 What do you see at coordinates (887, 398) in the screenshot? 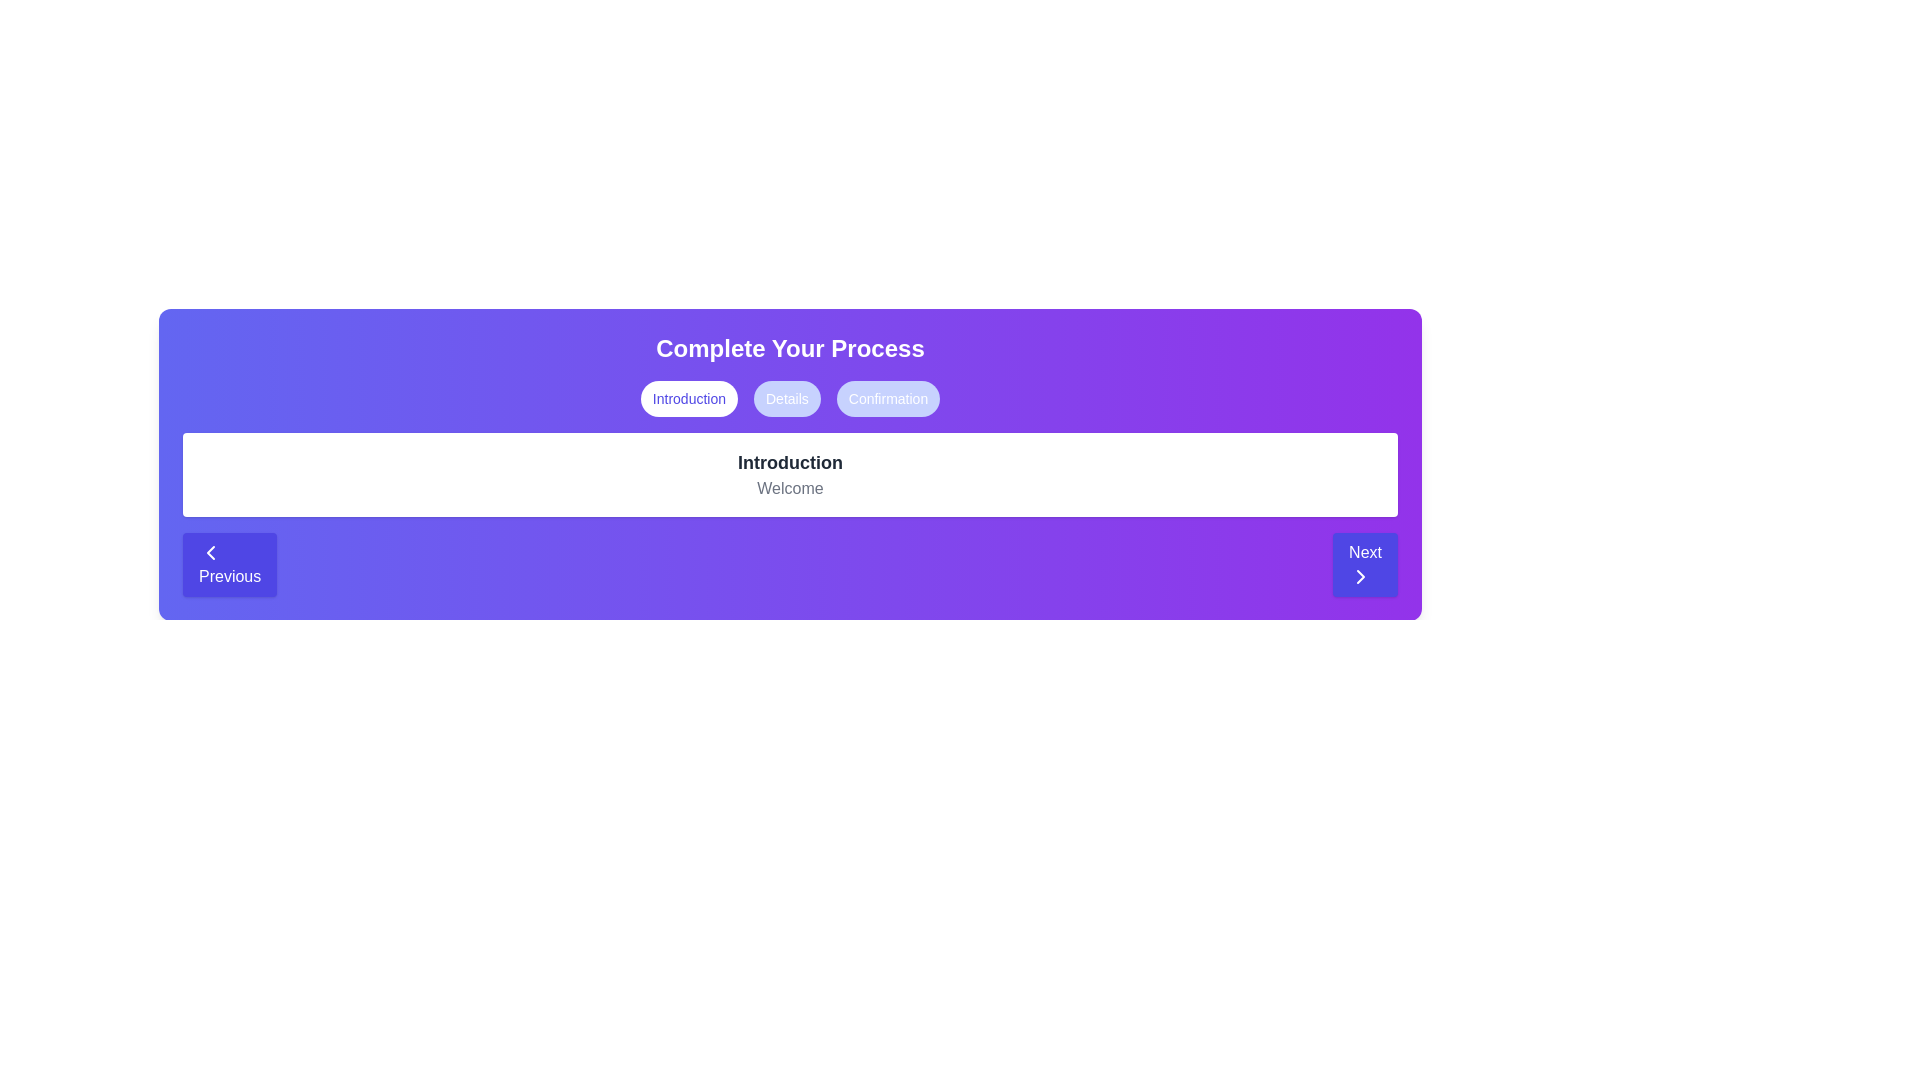
I see `the 'Confirmation' button, which is a pill-shaped button with a light indigo background and white text, located on the center-right of the purple gradient header panel` at bounding box center [887, 398].